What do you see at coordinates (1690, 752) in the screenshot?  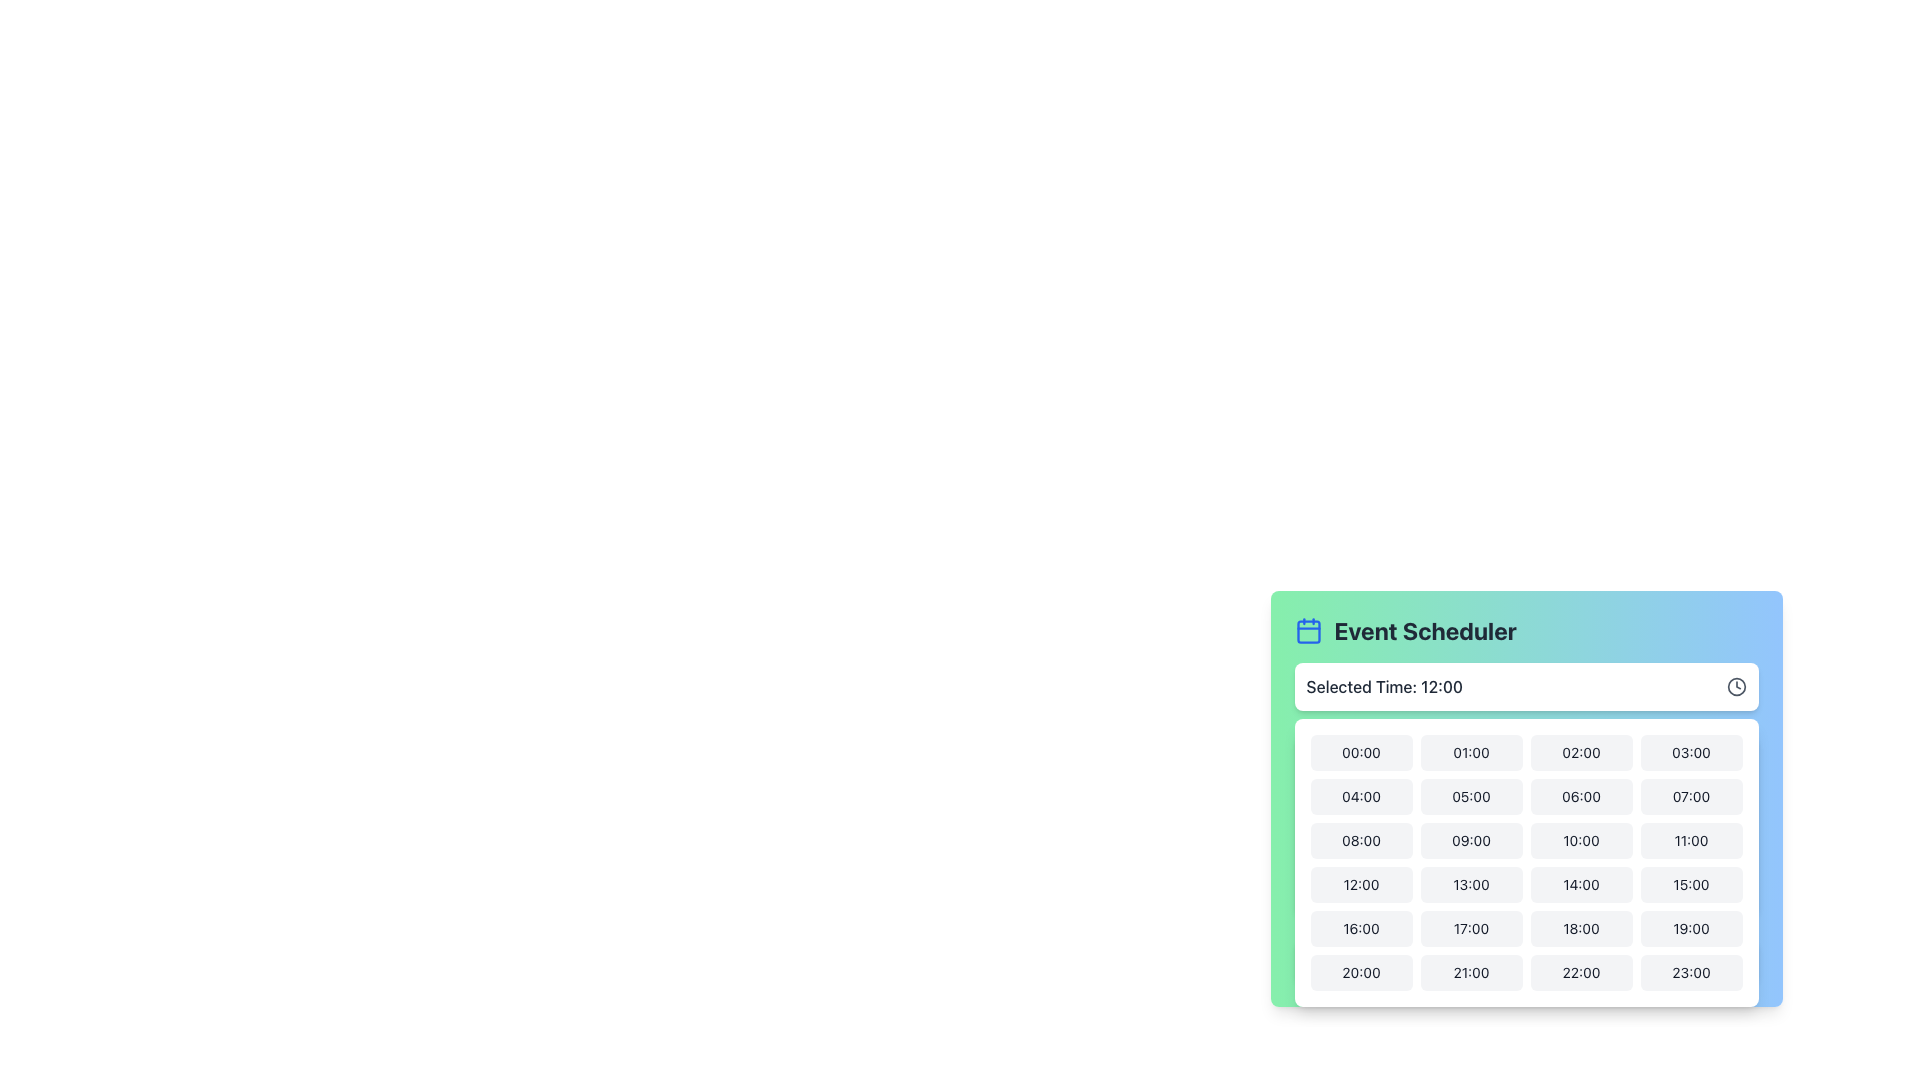 I see `the button labeled '03:00' in the 'Event Scheduler' UI to change its background color to light blue` at bounding box center [1690, 752].